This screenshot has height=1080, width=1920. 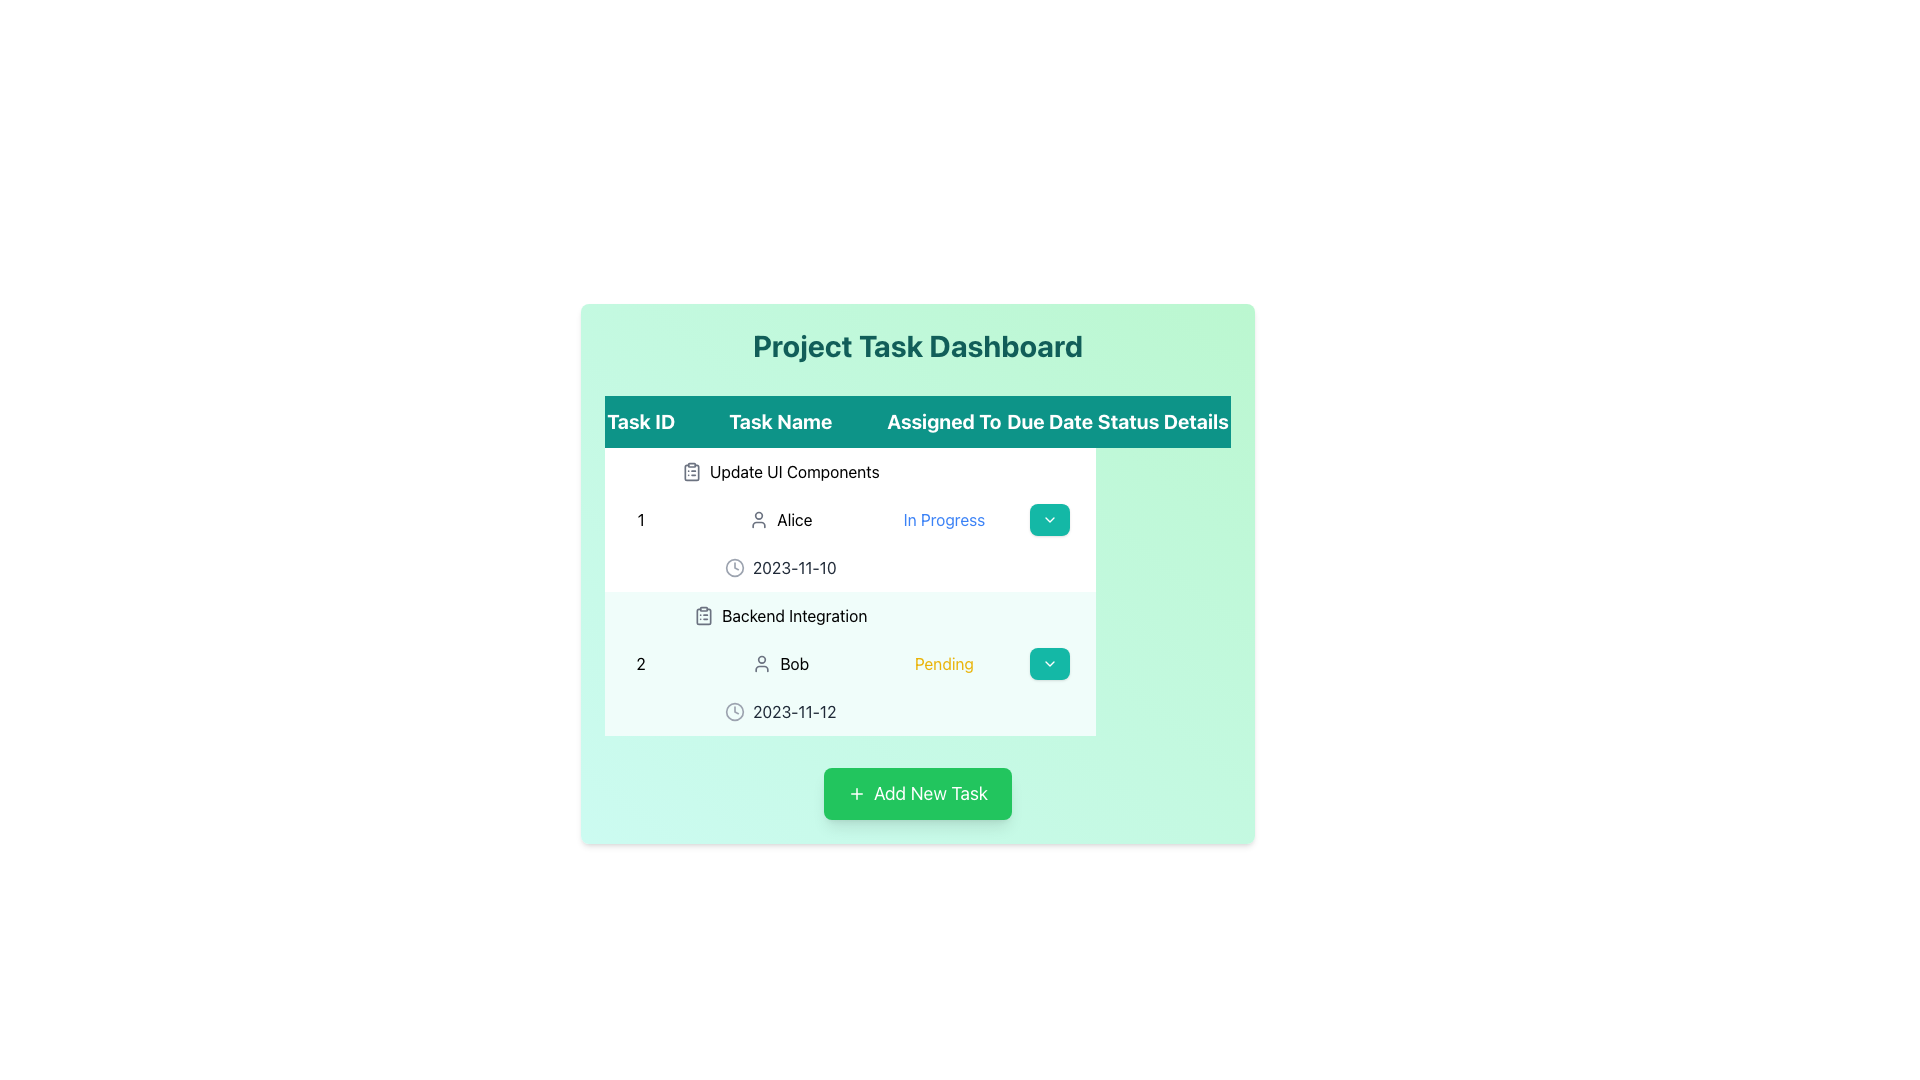 What do you see at coordinates (691, 471) in the screenshot?
I see `the decorative icon located in the 'Update UI Components' row to the left of the task name text` at bounding box center [691, 471].